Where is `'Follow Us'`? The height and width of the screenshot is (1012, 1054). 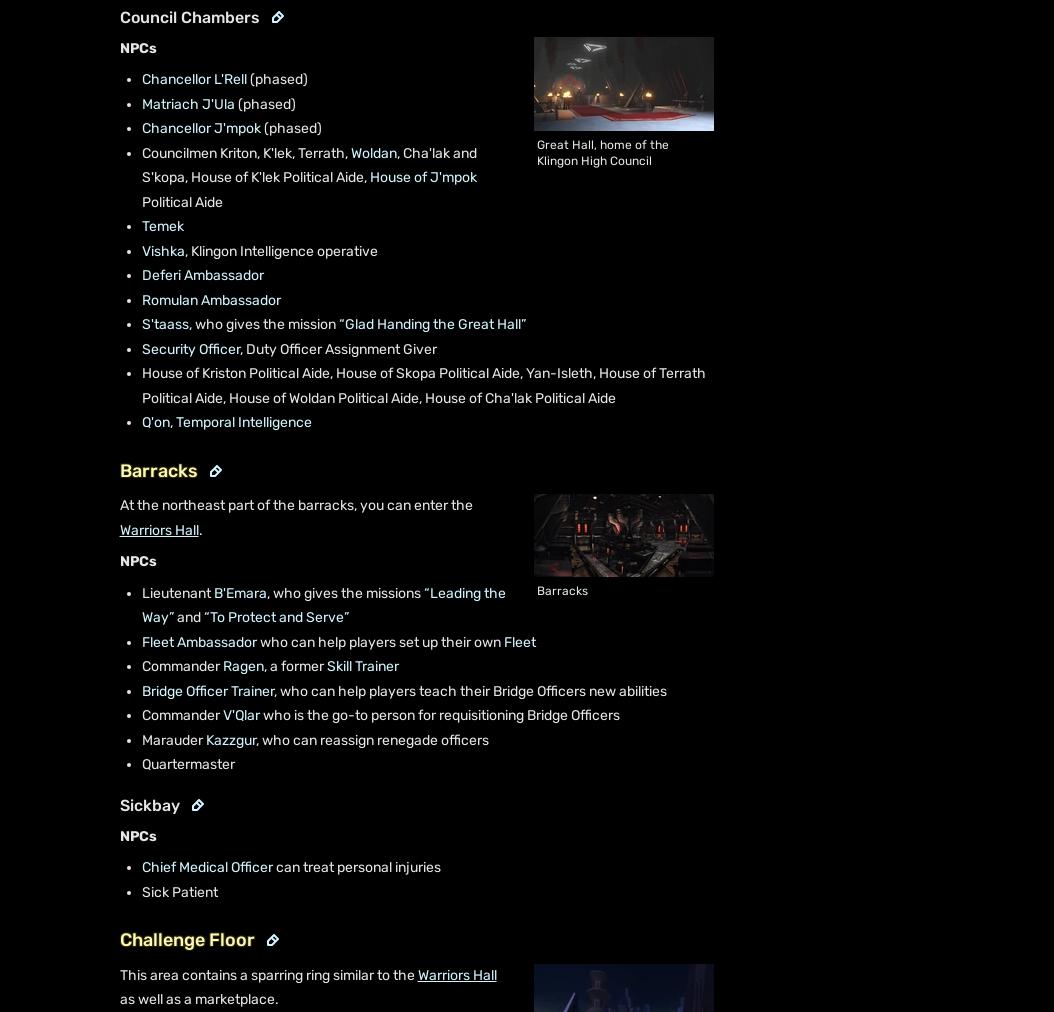 'Follow Us' is located at coordinates (83, 829).